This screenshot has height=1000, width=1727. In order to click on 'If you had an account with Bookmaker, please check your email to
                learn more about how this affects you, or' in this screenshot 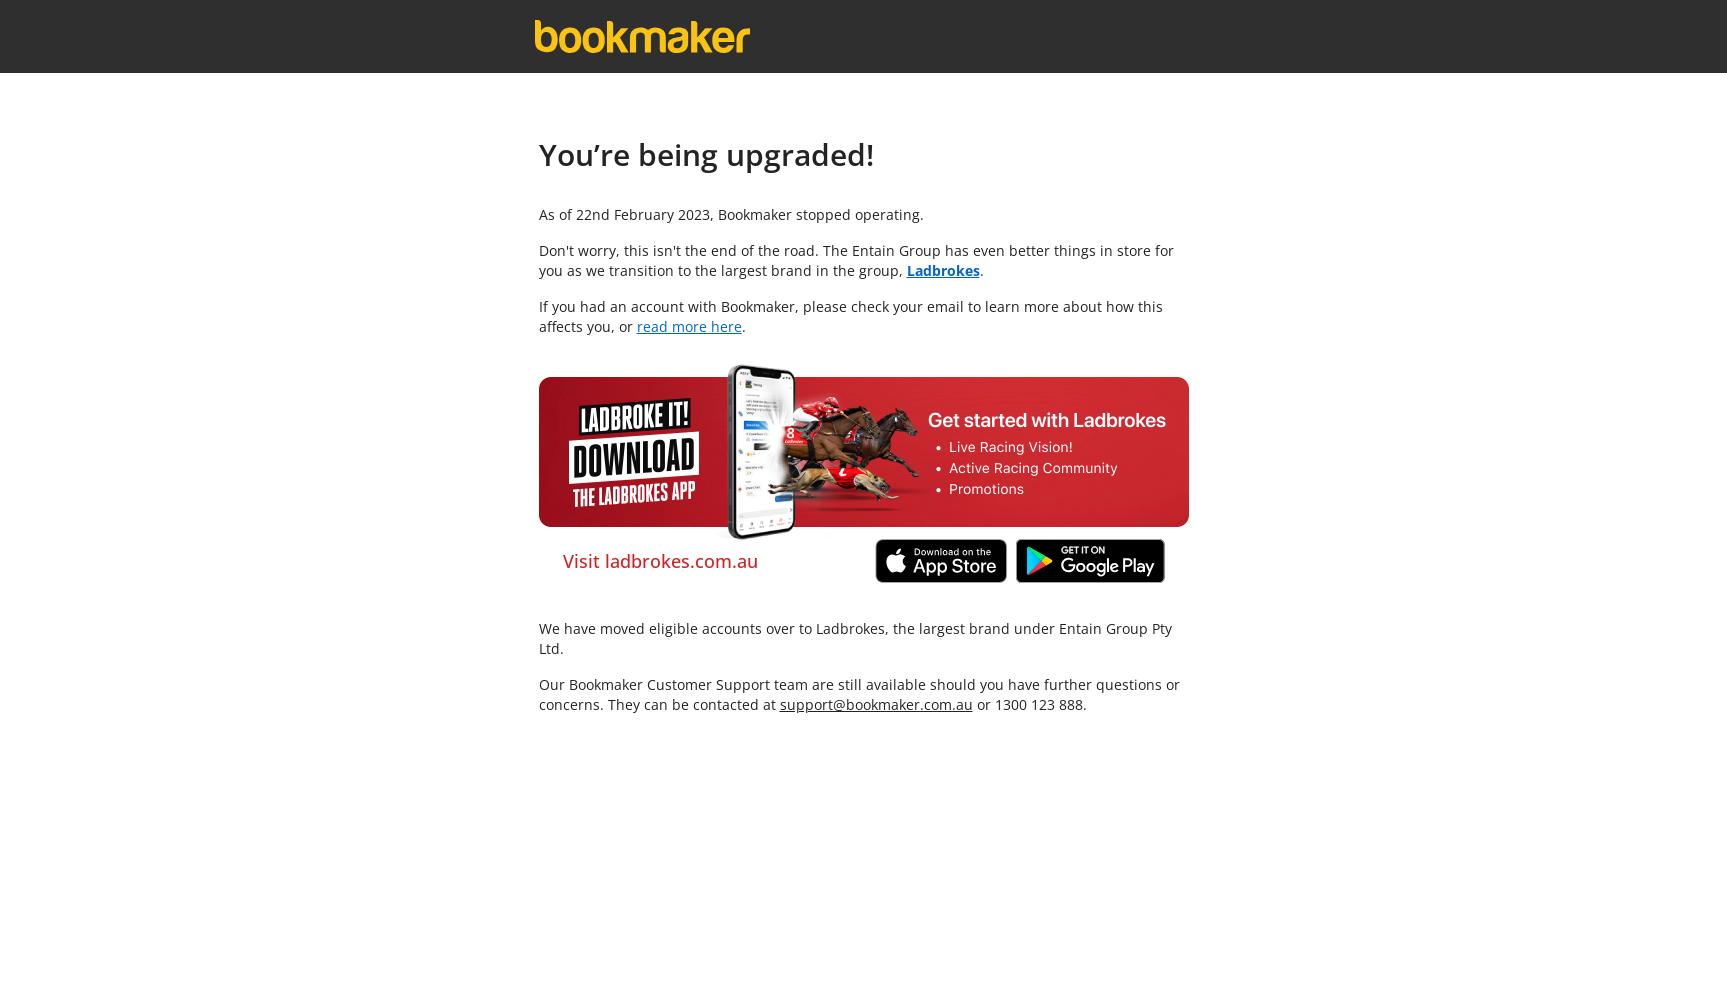, I will do `click(536, 315)`.